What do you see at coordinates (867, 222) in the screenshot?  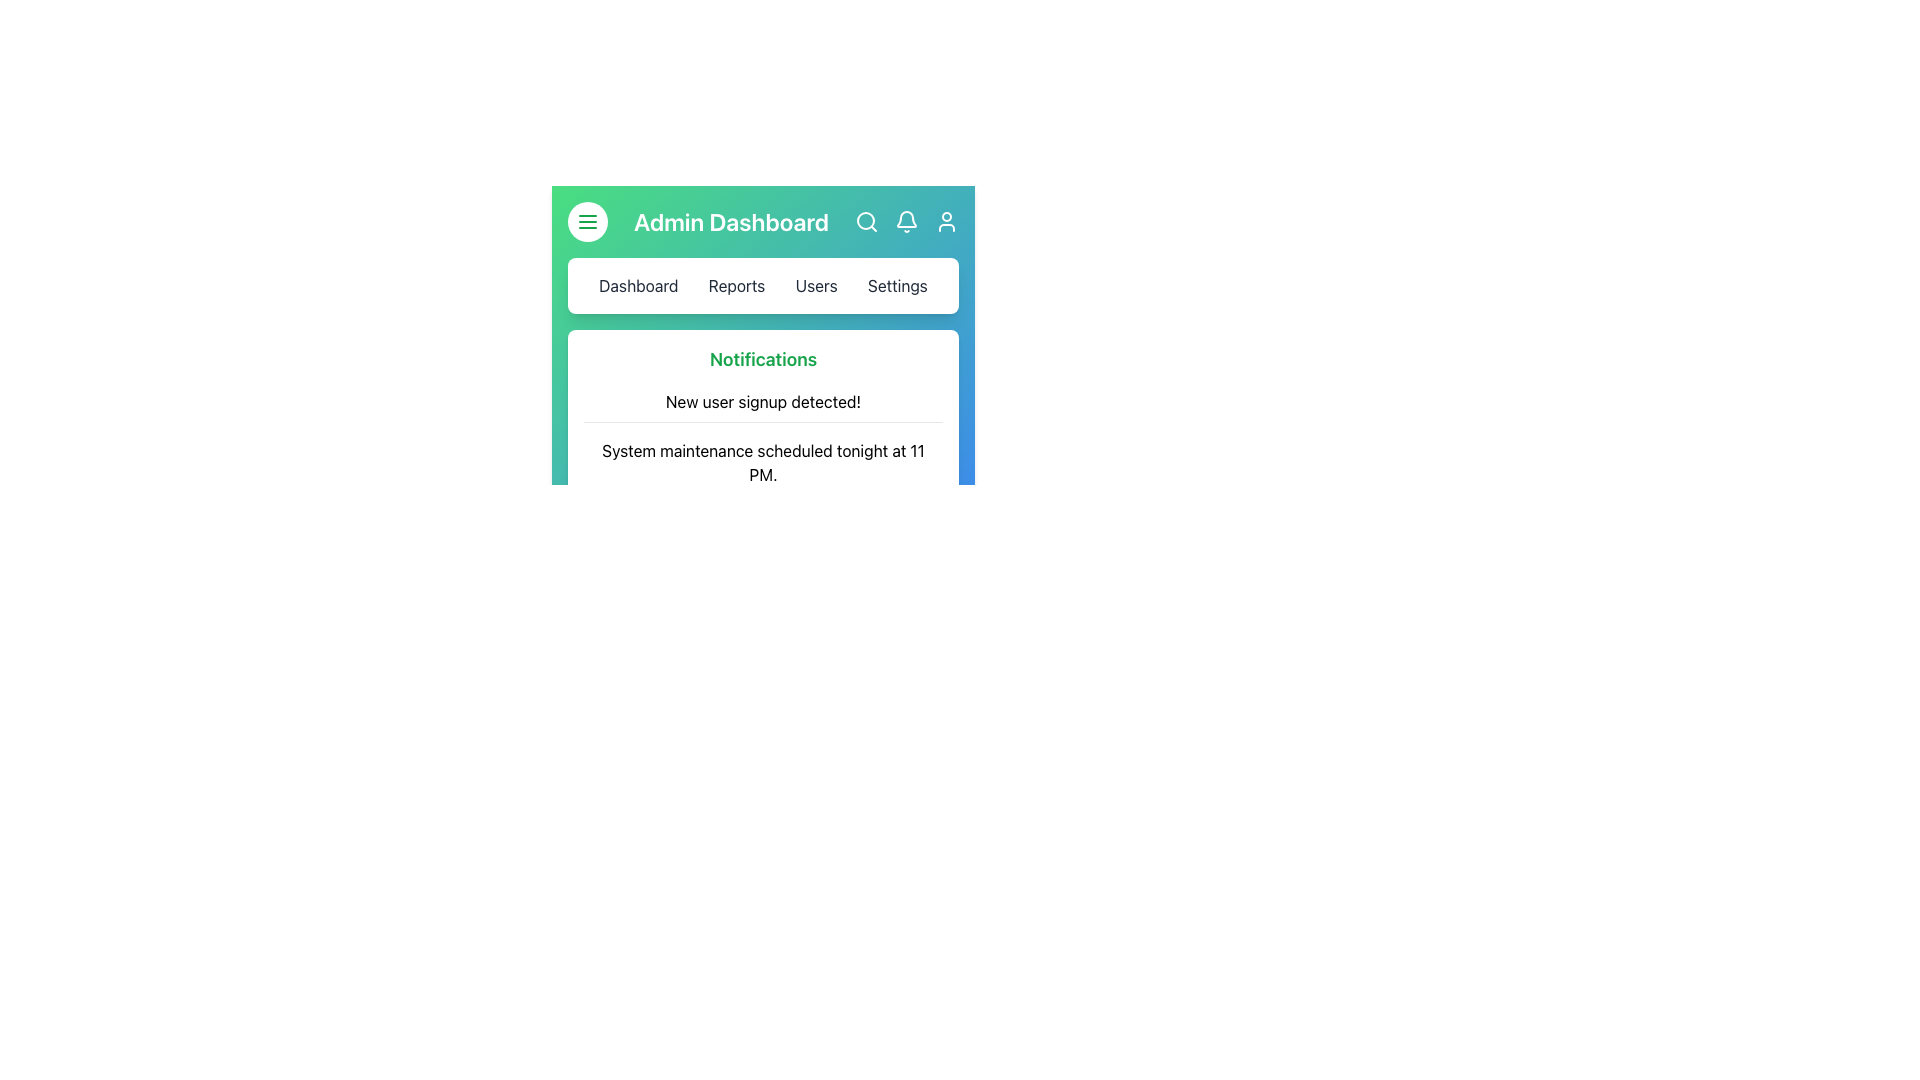 I see `the magnifying glass icon representing the search button, which is styled with white on a turquoise background and located` at bounding box center [867, 222].